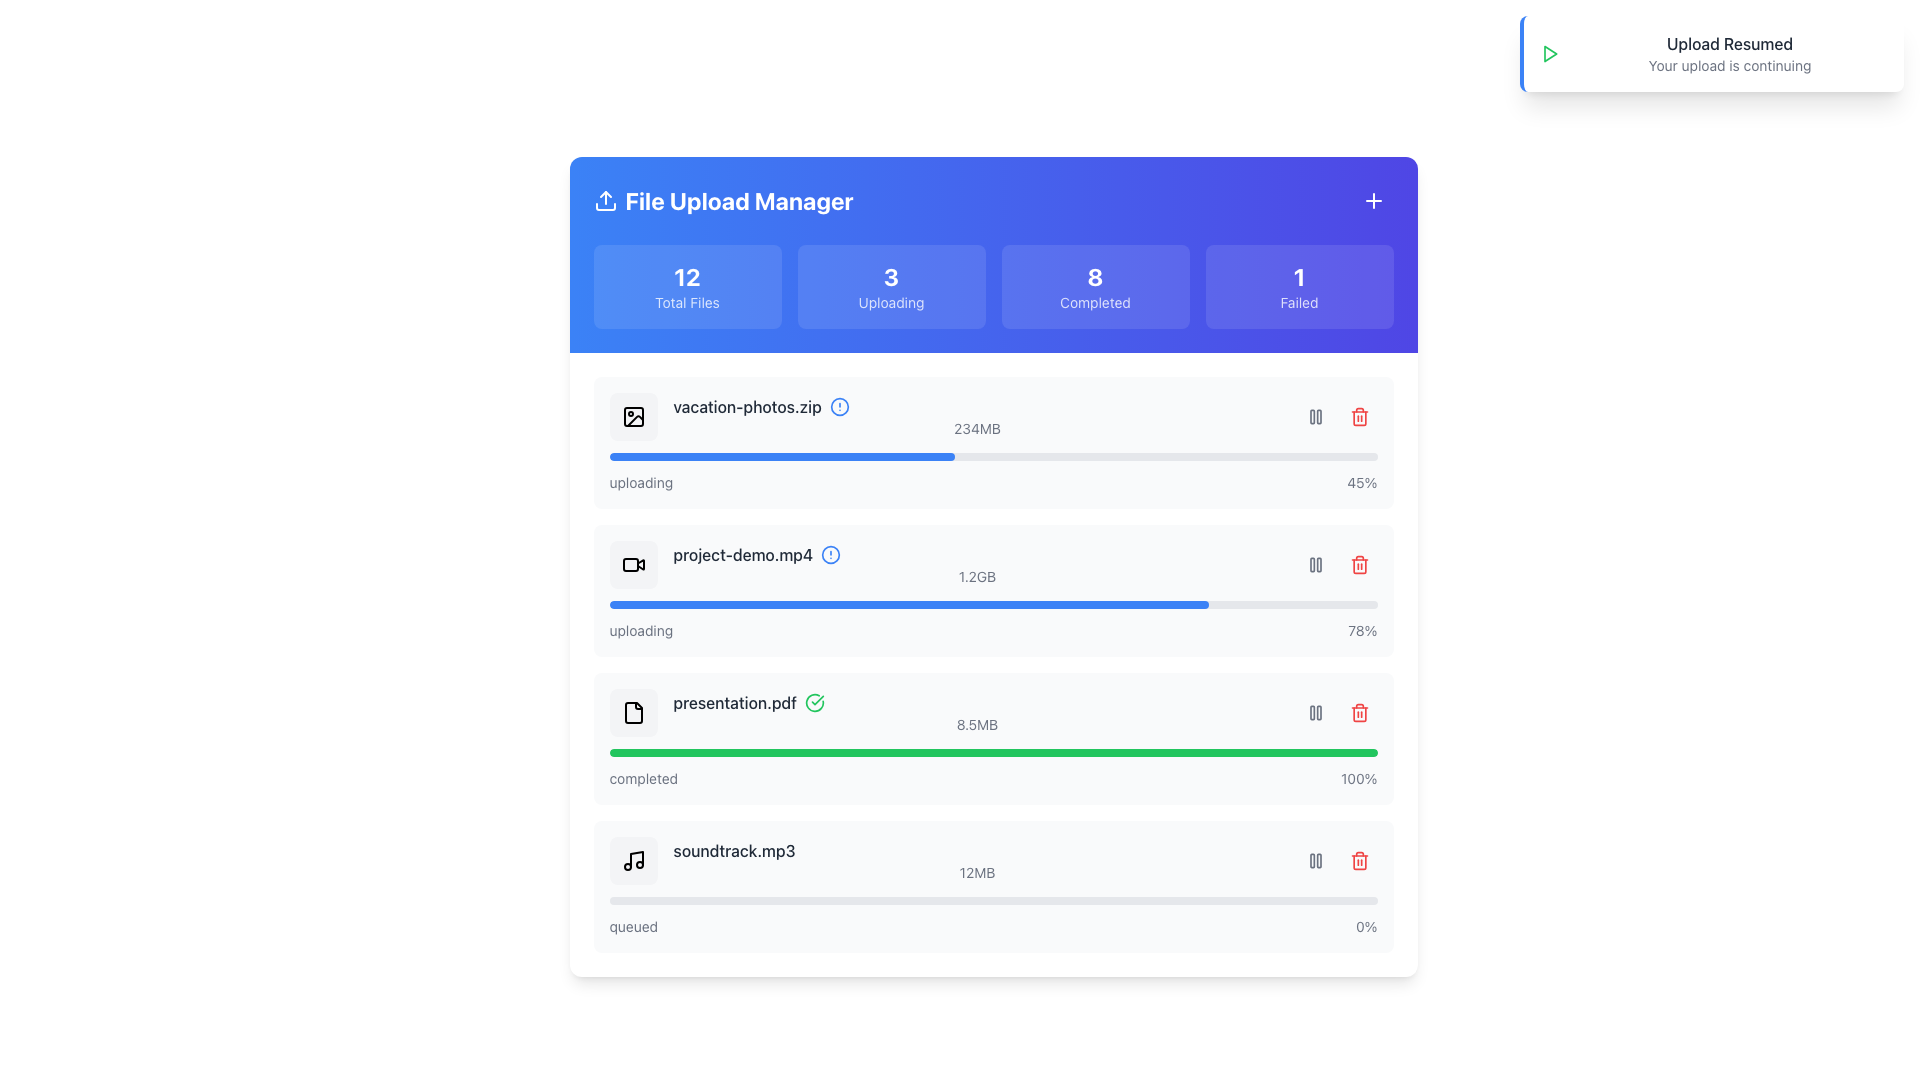 The height and width of the screenshot is (1080, 1920). Describe the element at coordinates (1361, 631) in the screenshot. I see `the text label that displays the upload progress of the file 'project-demo.mp4'` at that location.